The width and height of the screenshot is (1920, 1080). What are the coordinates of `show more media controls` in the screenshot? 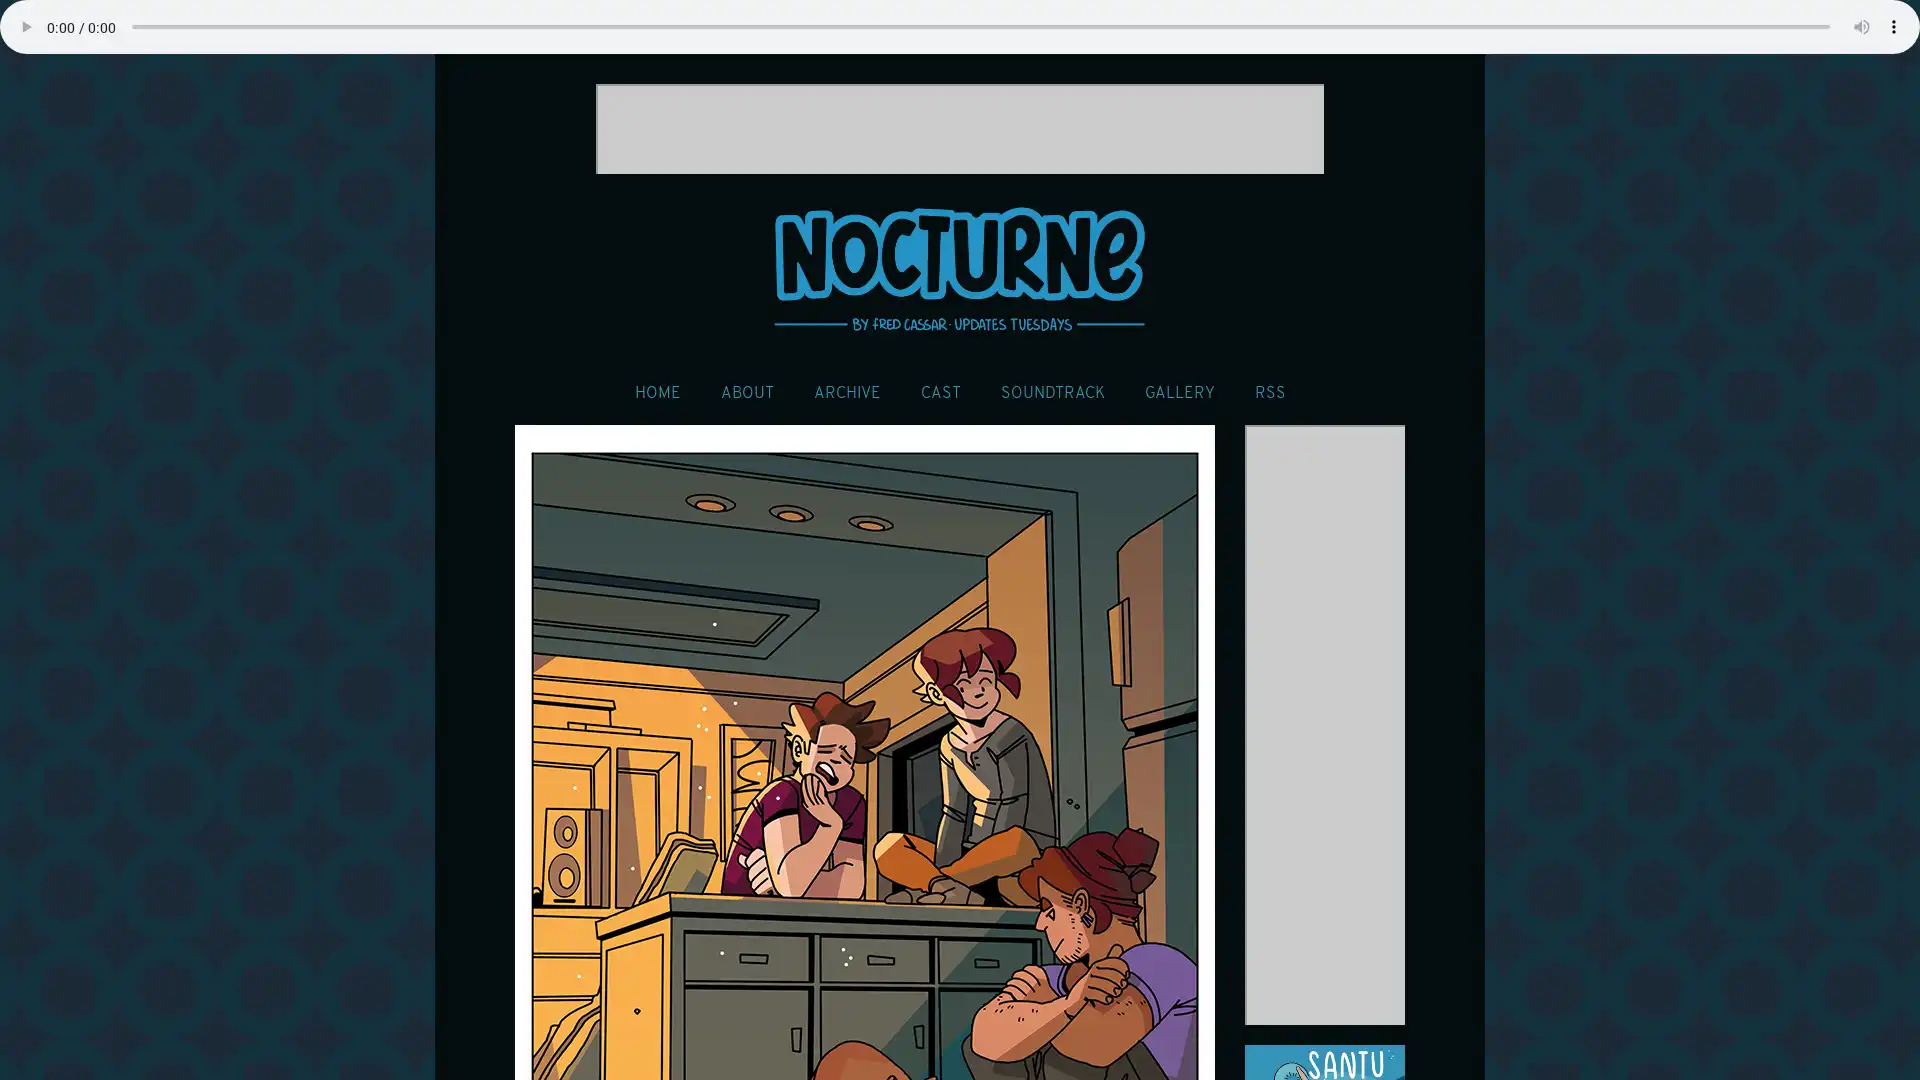 It's located at (1893, 27).